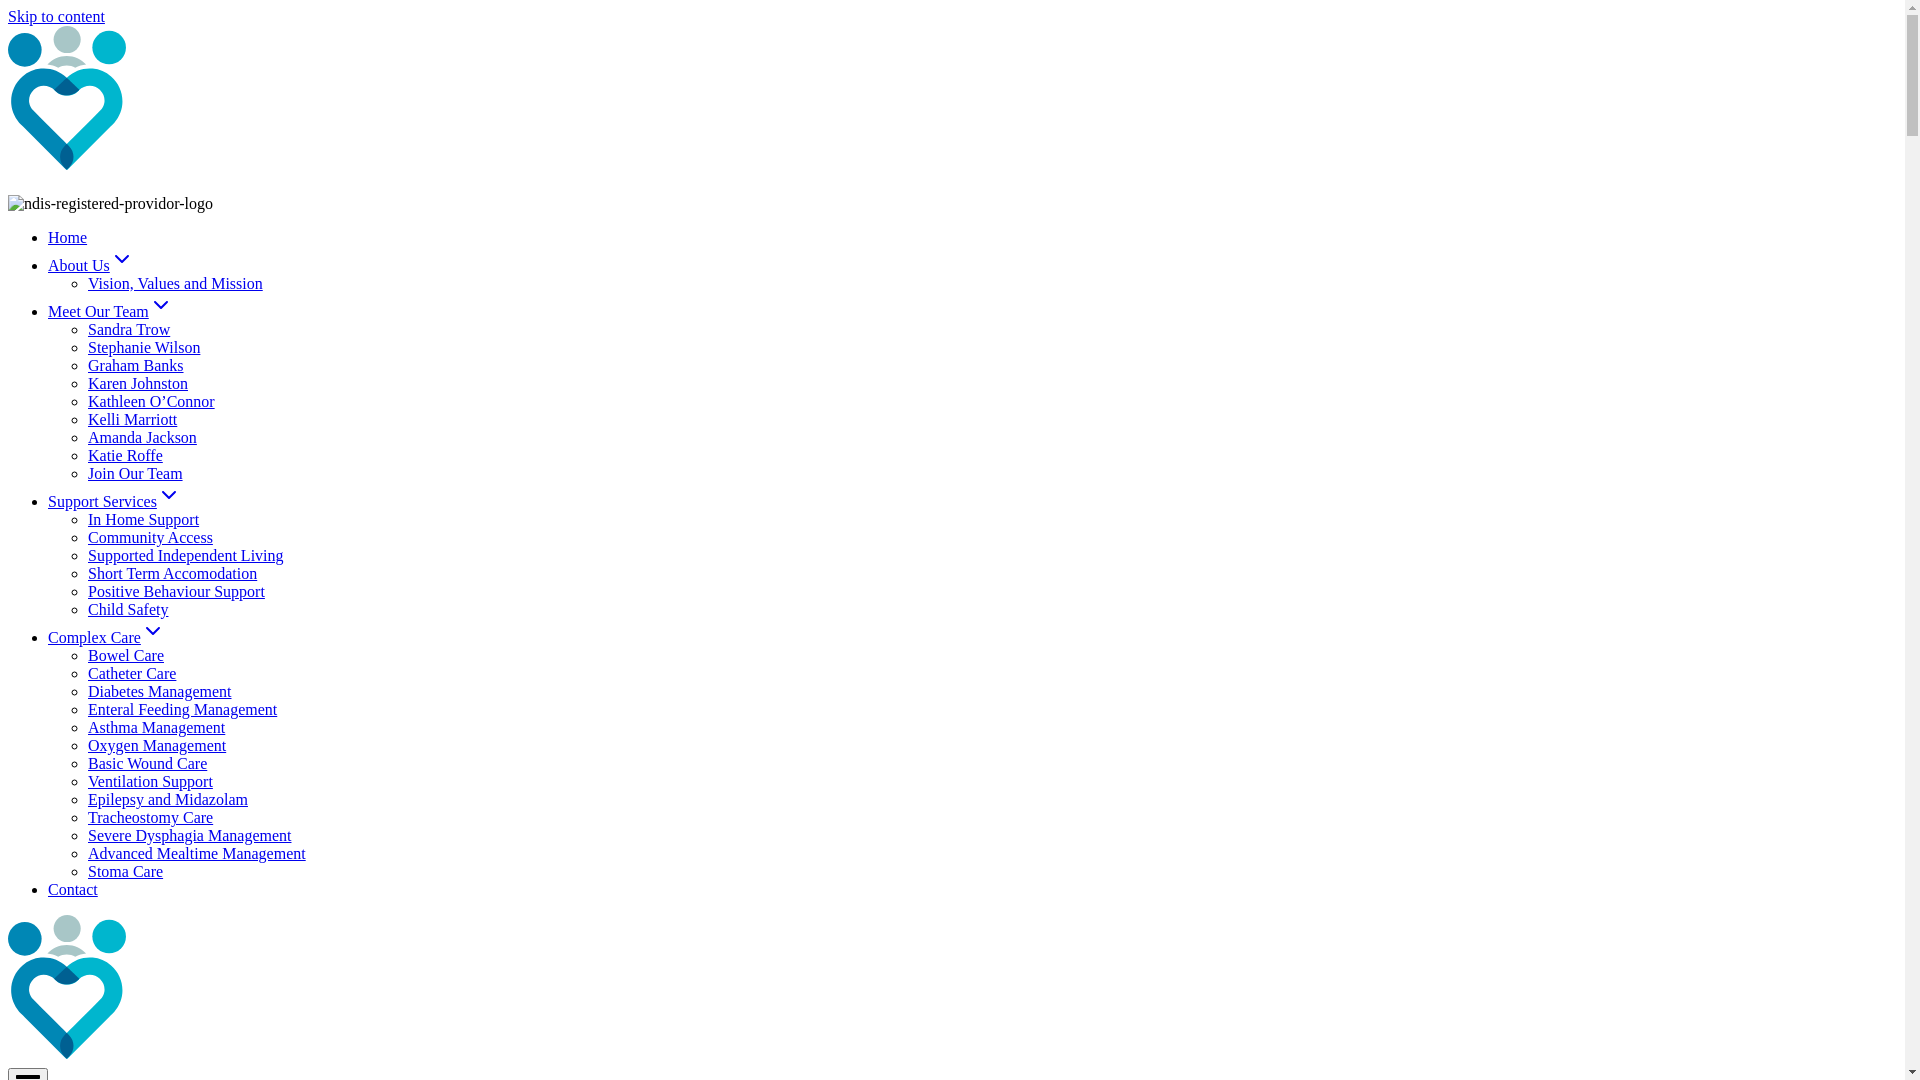 The height and width of the screenshot is (1080, 1920). What do you see at coordinates (158, 690) in the screenshot?
I see `'Diabetes Management'` at bounding box center [158, 690].